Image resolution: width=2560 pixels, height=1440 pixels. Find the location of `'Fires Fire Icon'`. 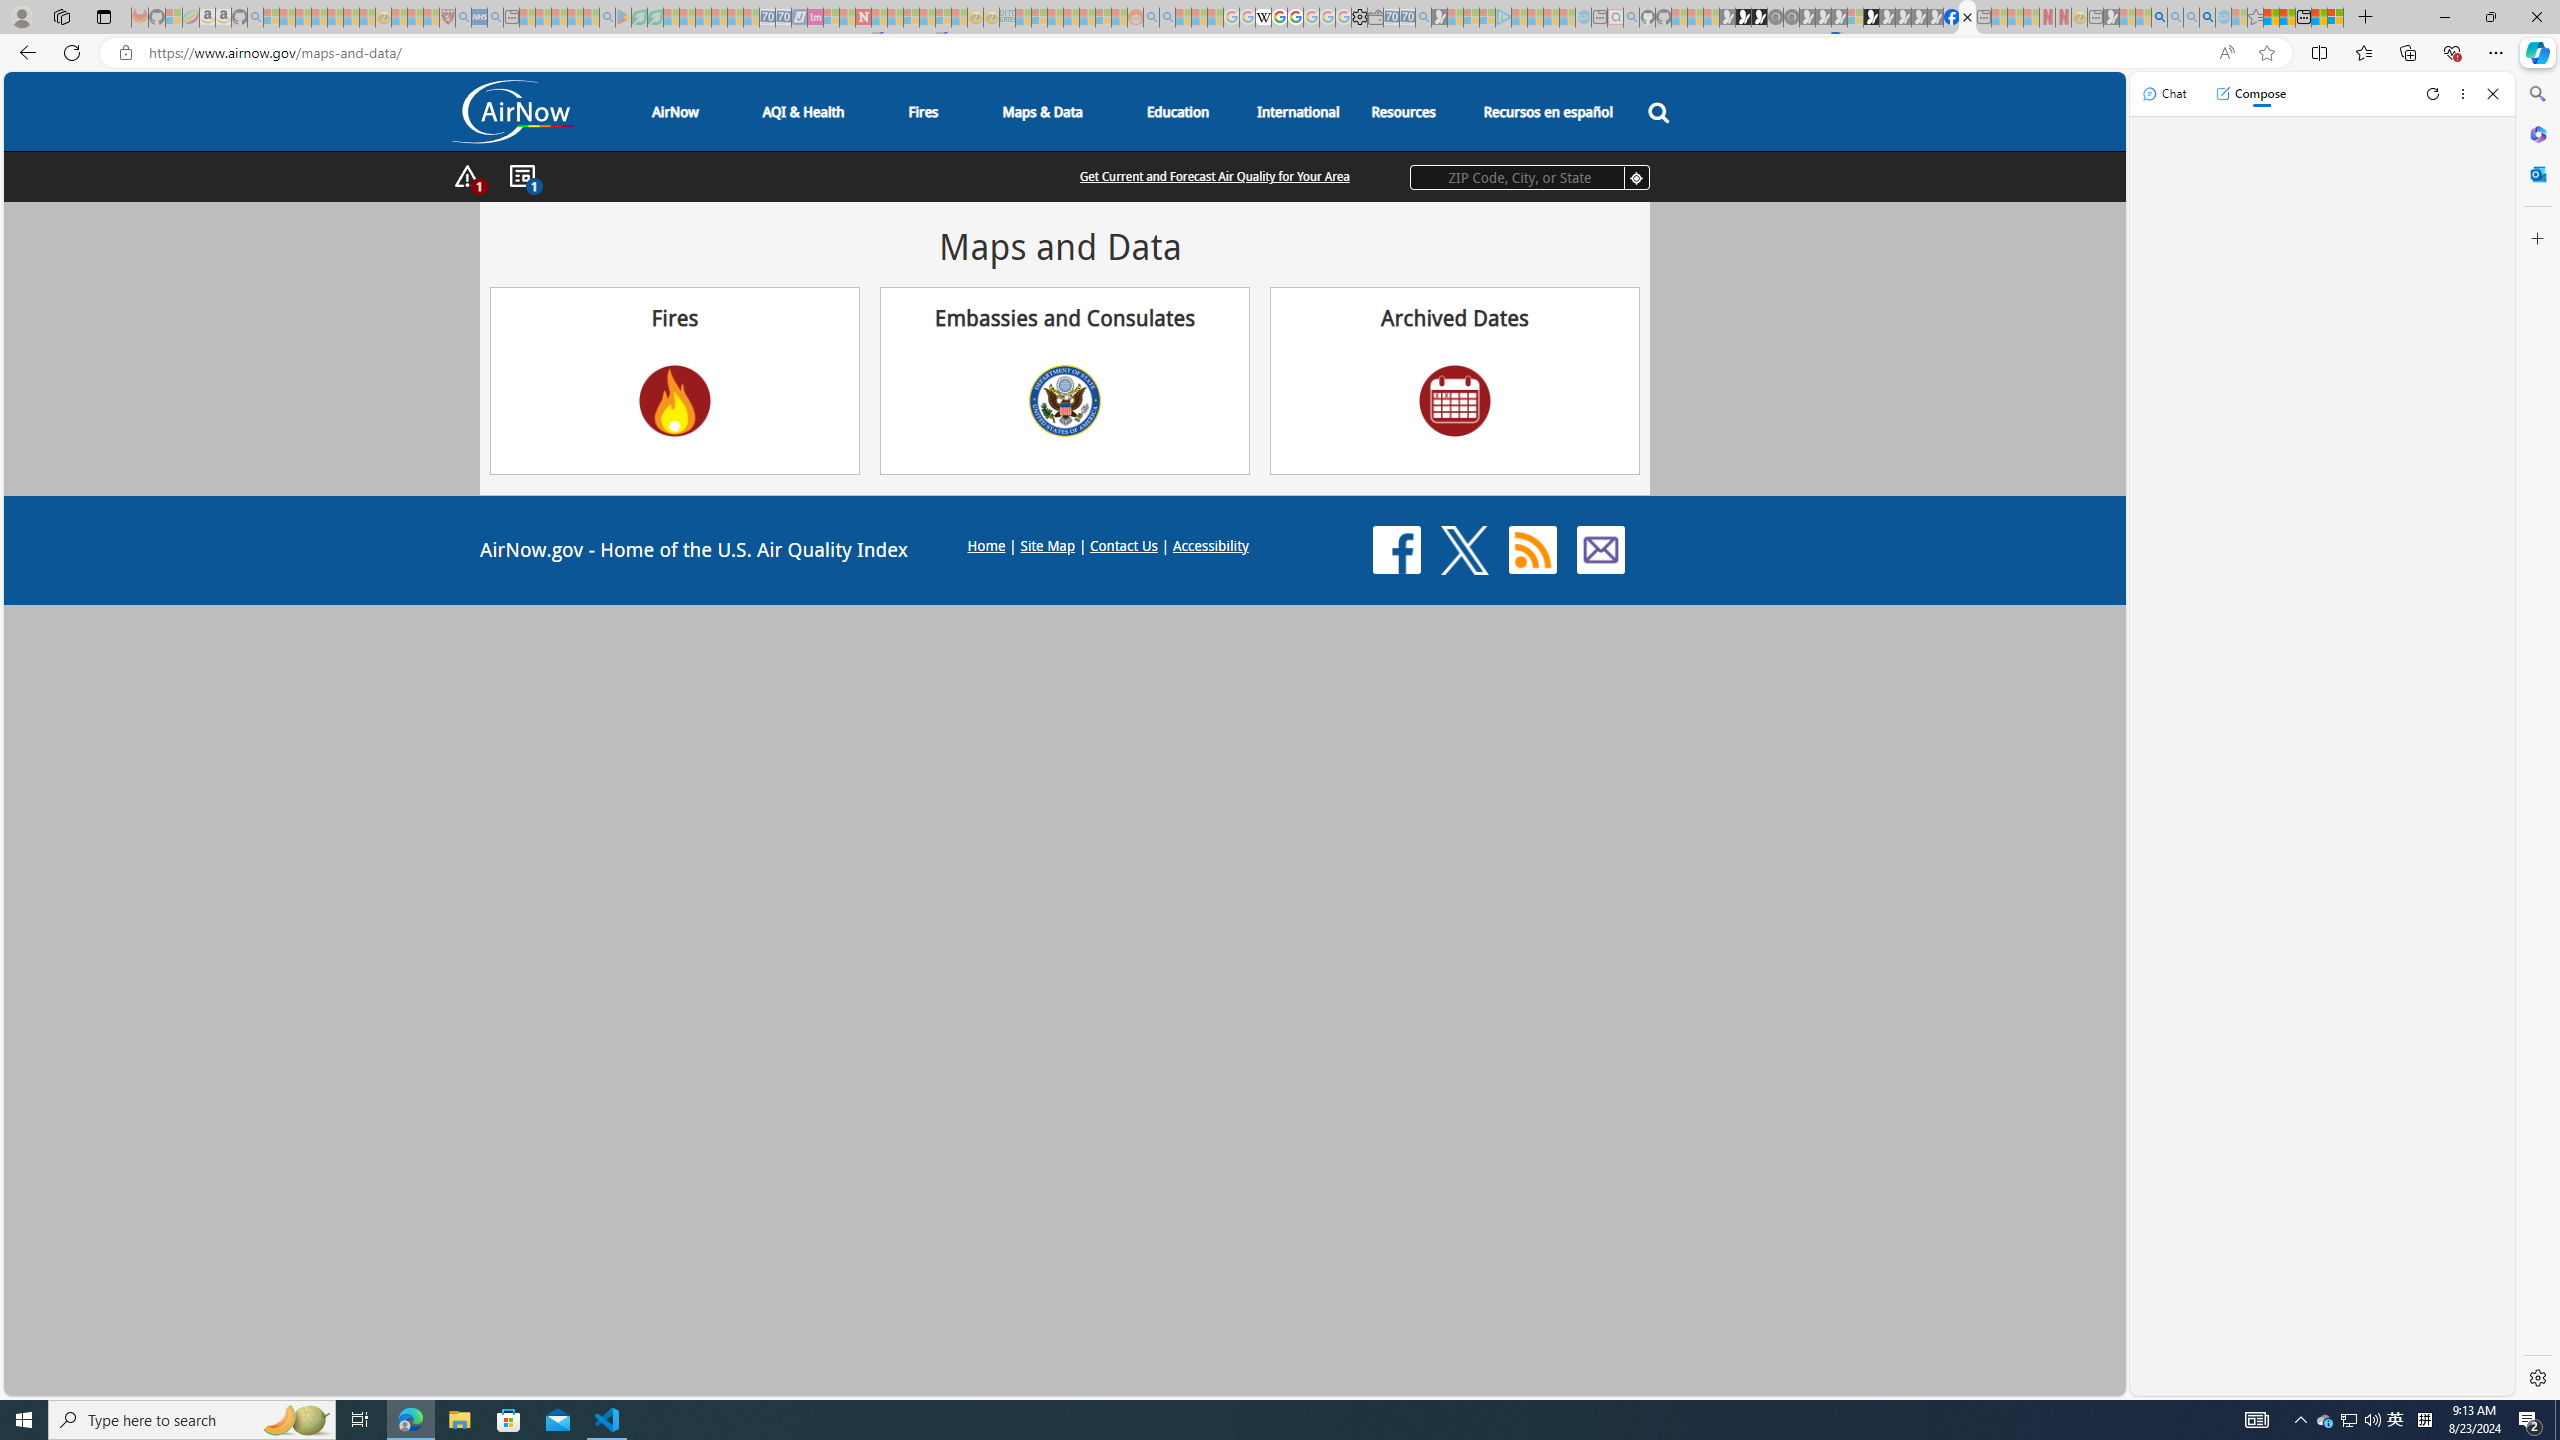

'Fires Fire Icon' is located at coordinates (673, 379).